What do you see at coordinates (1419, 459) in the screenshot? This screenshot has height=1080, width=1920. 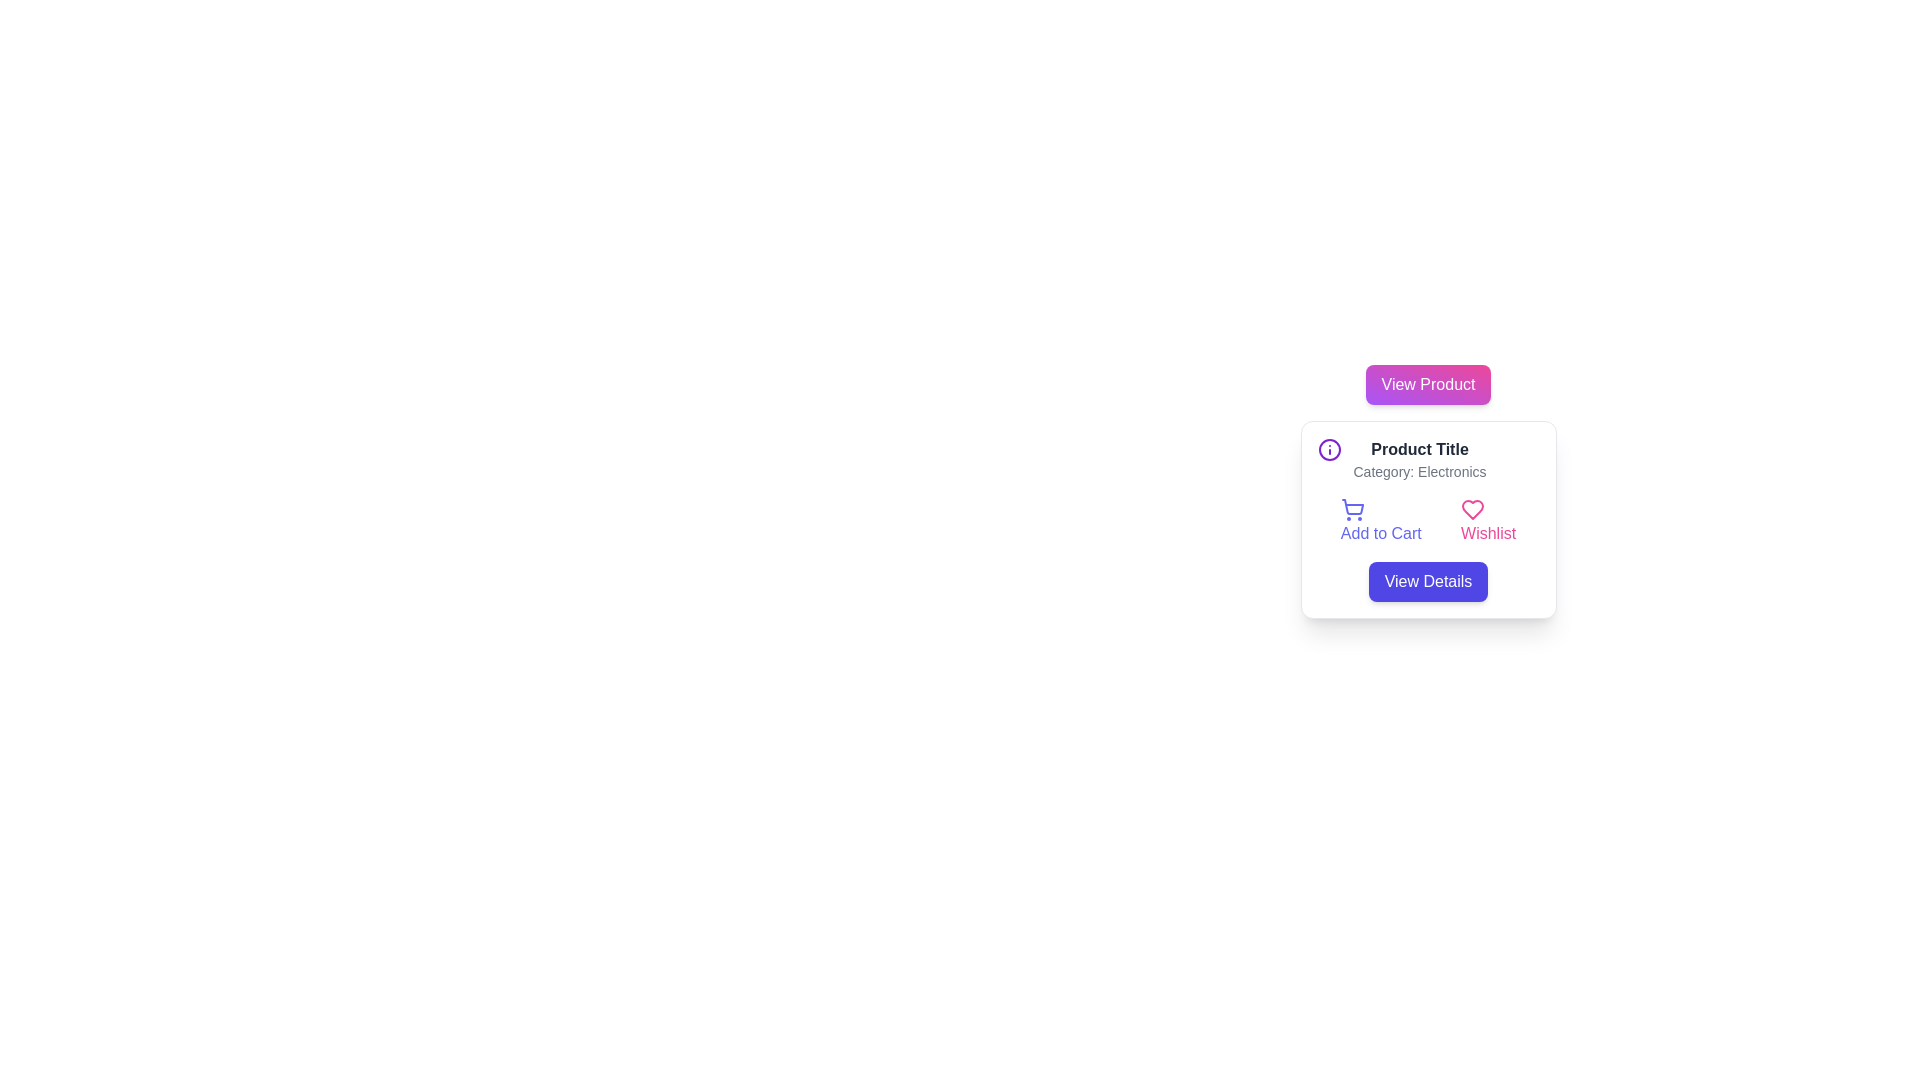 I see `product title displayed in the text area located within the card interface, positioned below a small purple circular icon` at bounding box center [1419, 459].